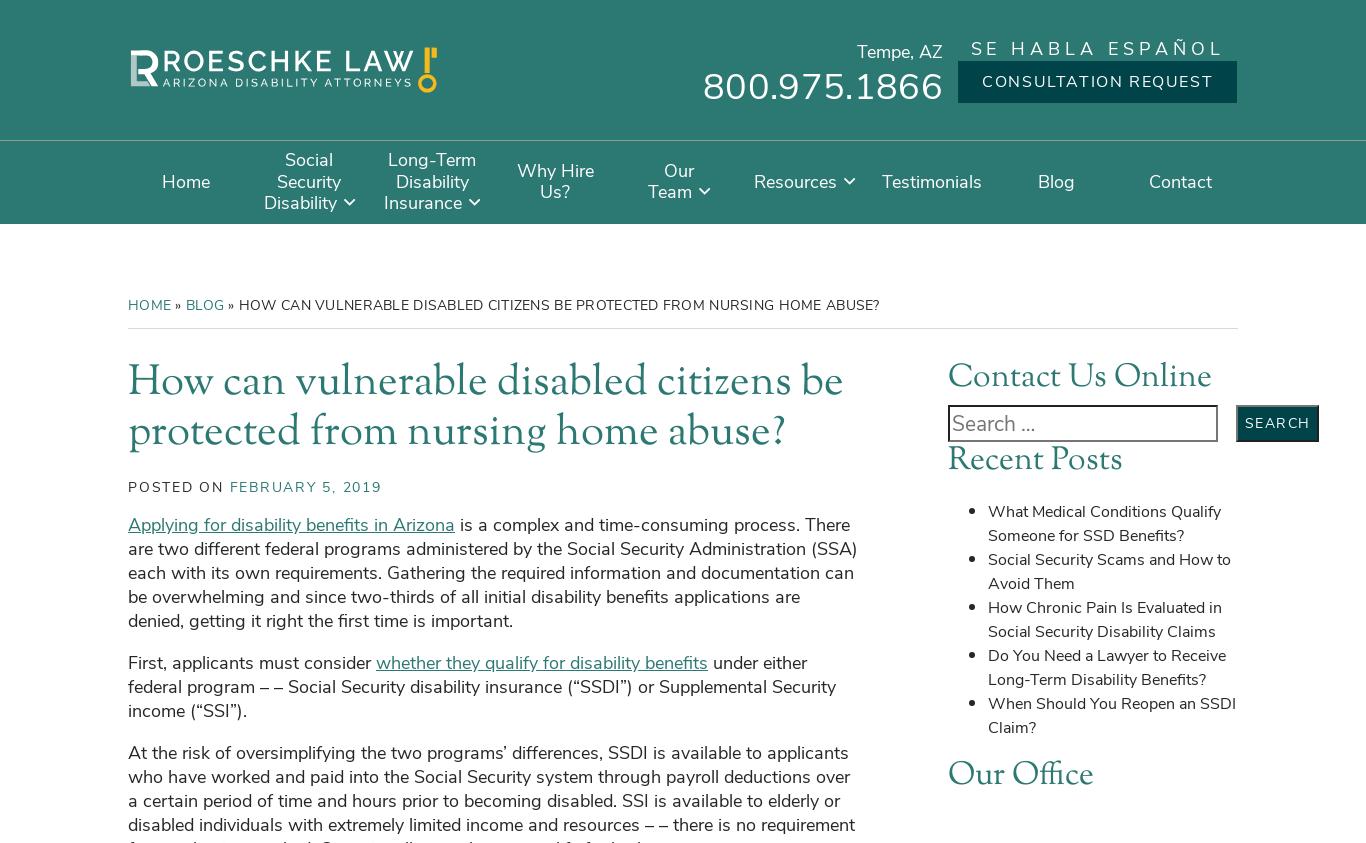 Image resolution: width=1366 pixels, height=843 pixels. Describe the element at coordinates (948, 774) in the screenshot. I see `'Our Office'` at that location.